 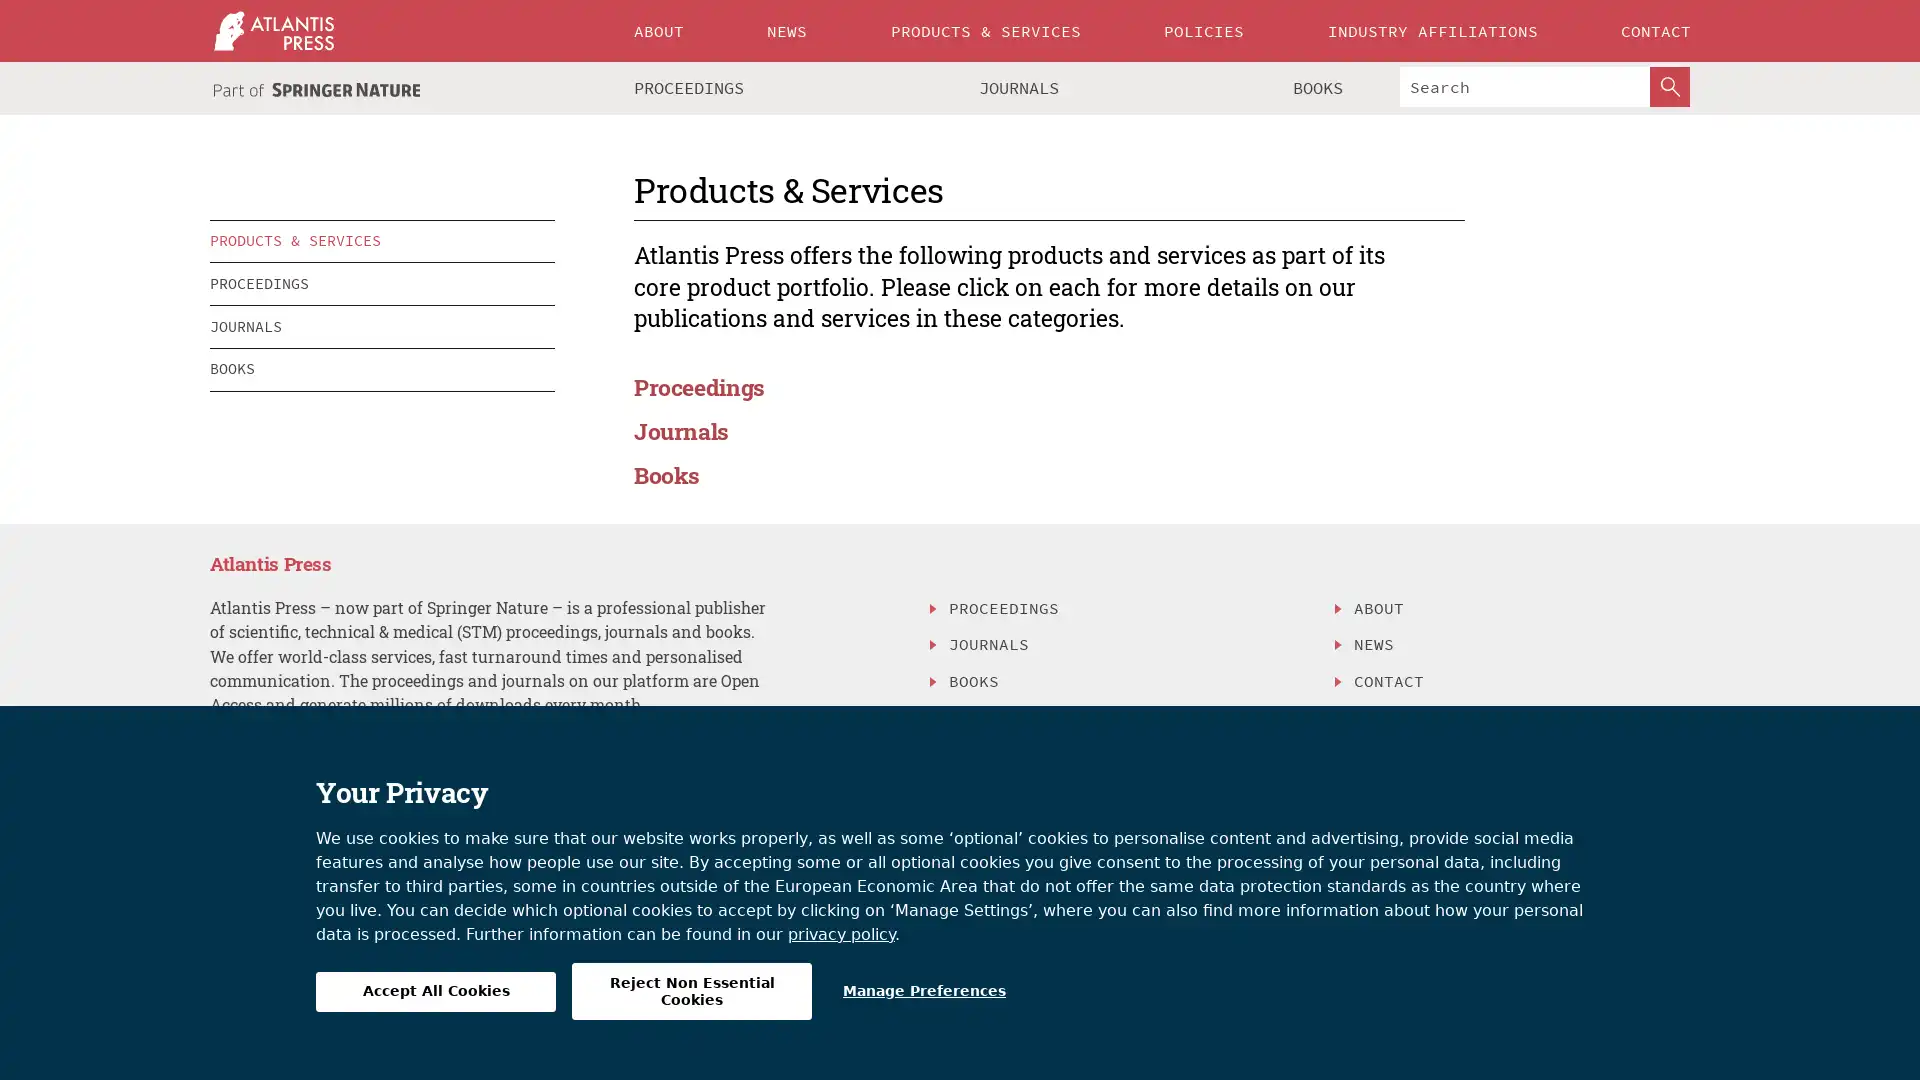 I want to click on Accept All Cookies, so click(x=435, y=991).